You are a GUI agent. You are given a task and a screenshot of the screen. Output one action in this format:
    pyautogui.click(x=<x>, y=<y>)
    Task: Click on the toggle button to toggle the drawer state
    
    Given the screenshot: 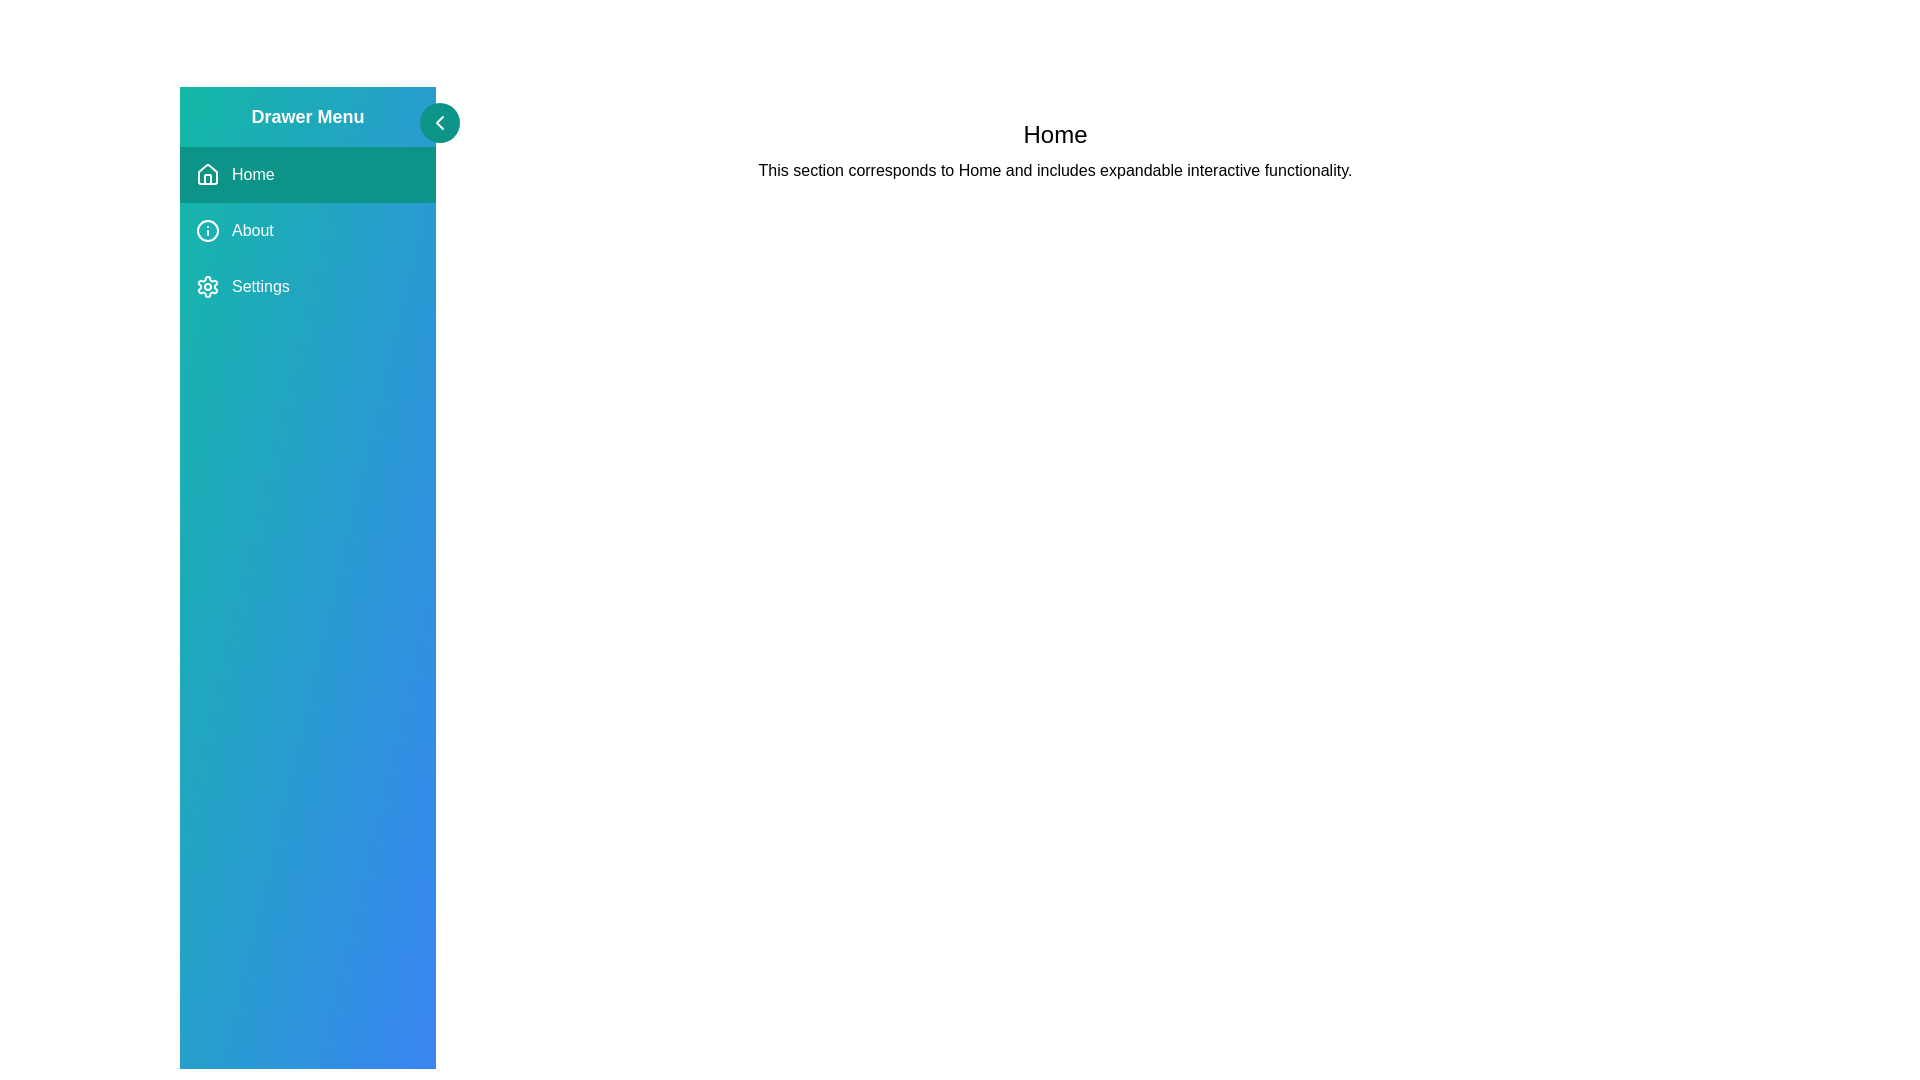 What is the action you would take?
    pyautogui.click(x=439, y=123)
    